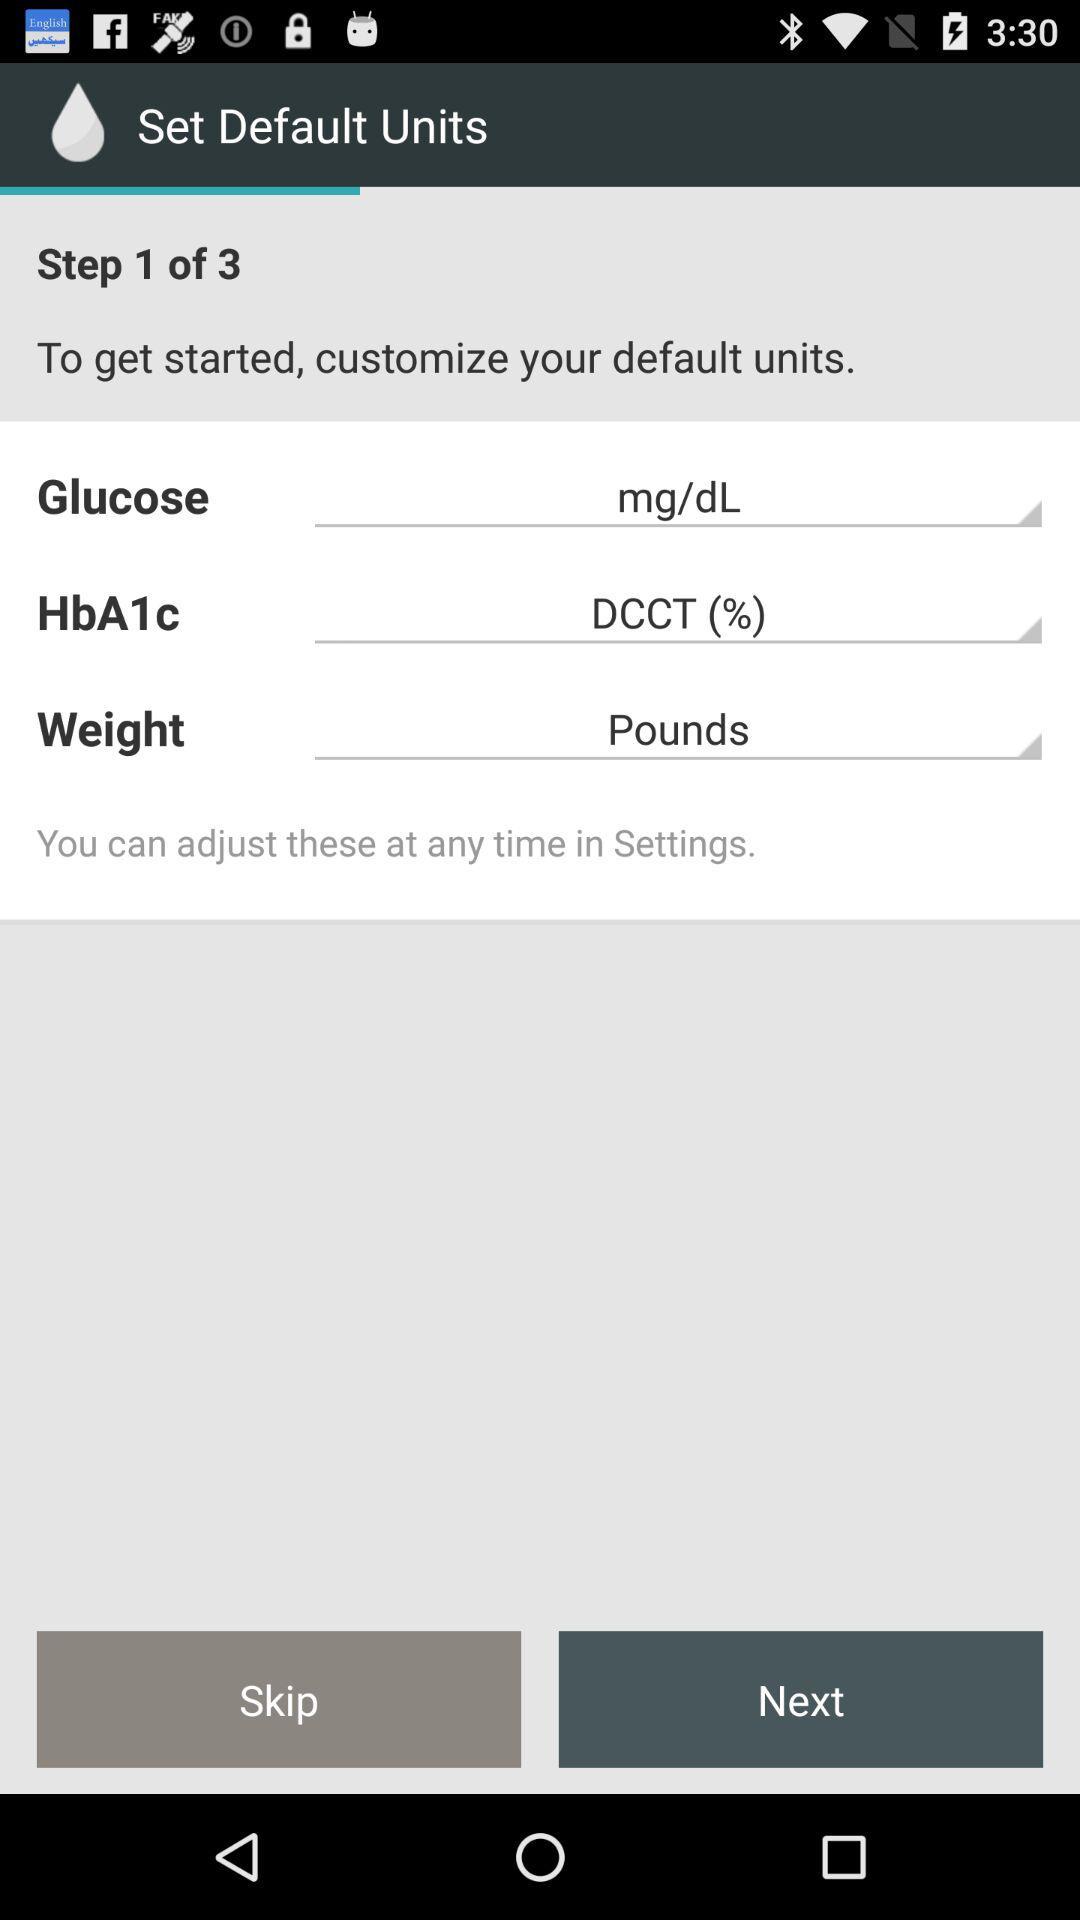 Image resolution: width=1080 pixels, height=1920 pixels. Describe the element at coordinates (678, 610) in the screenshot. I see `the dcct (%)` at that location.